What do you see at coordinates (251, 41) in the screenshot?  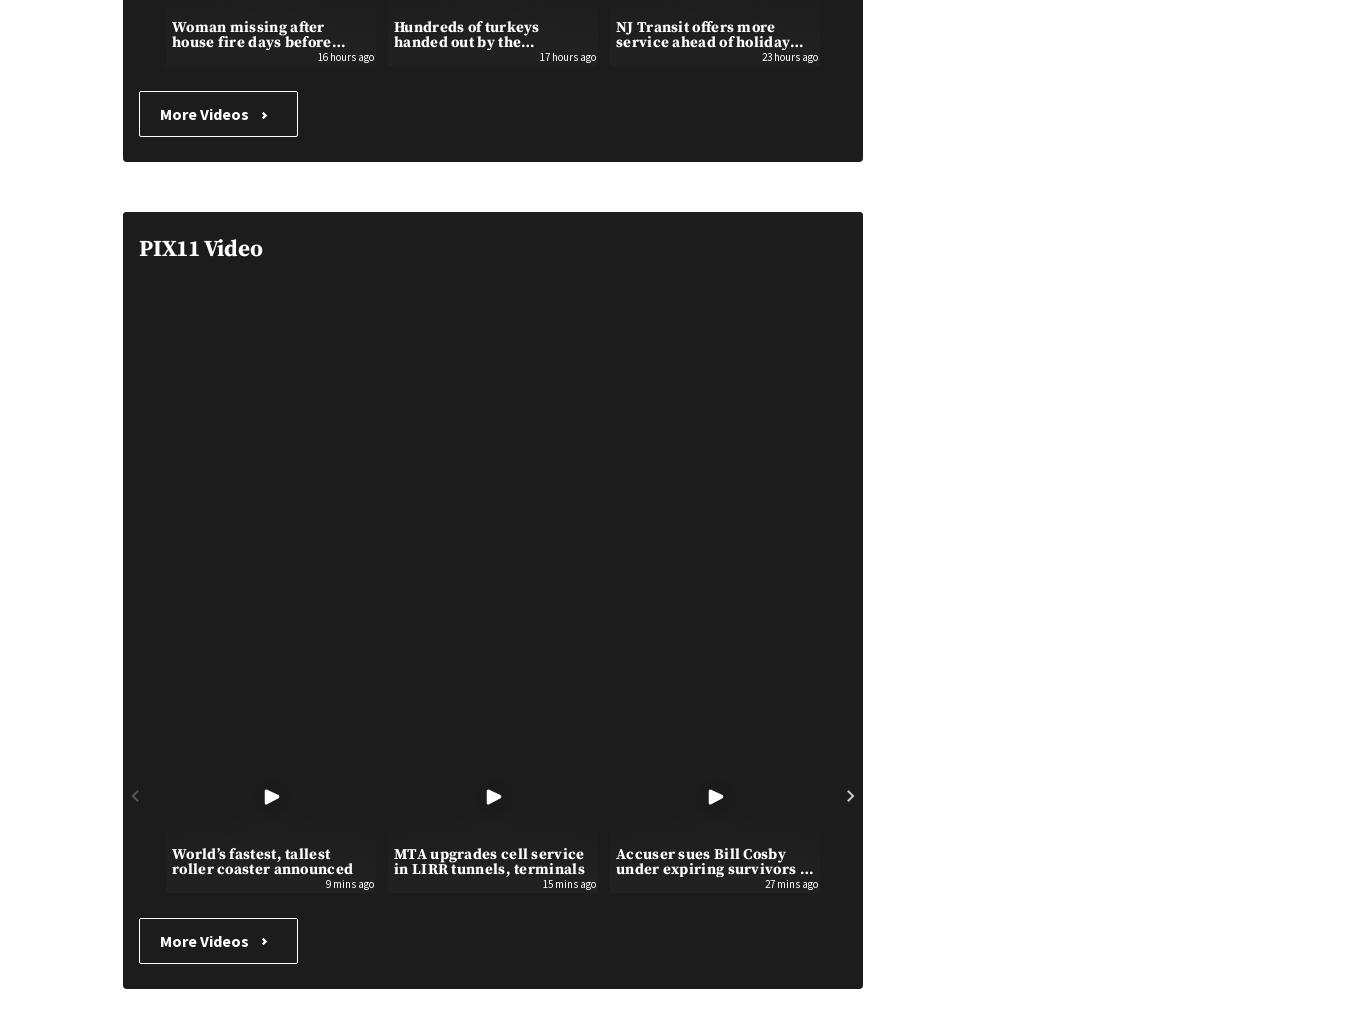 I see `'Woman missing after house fire days before Thanksgiving'` at bounding box center [251, 41].